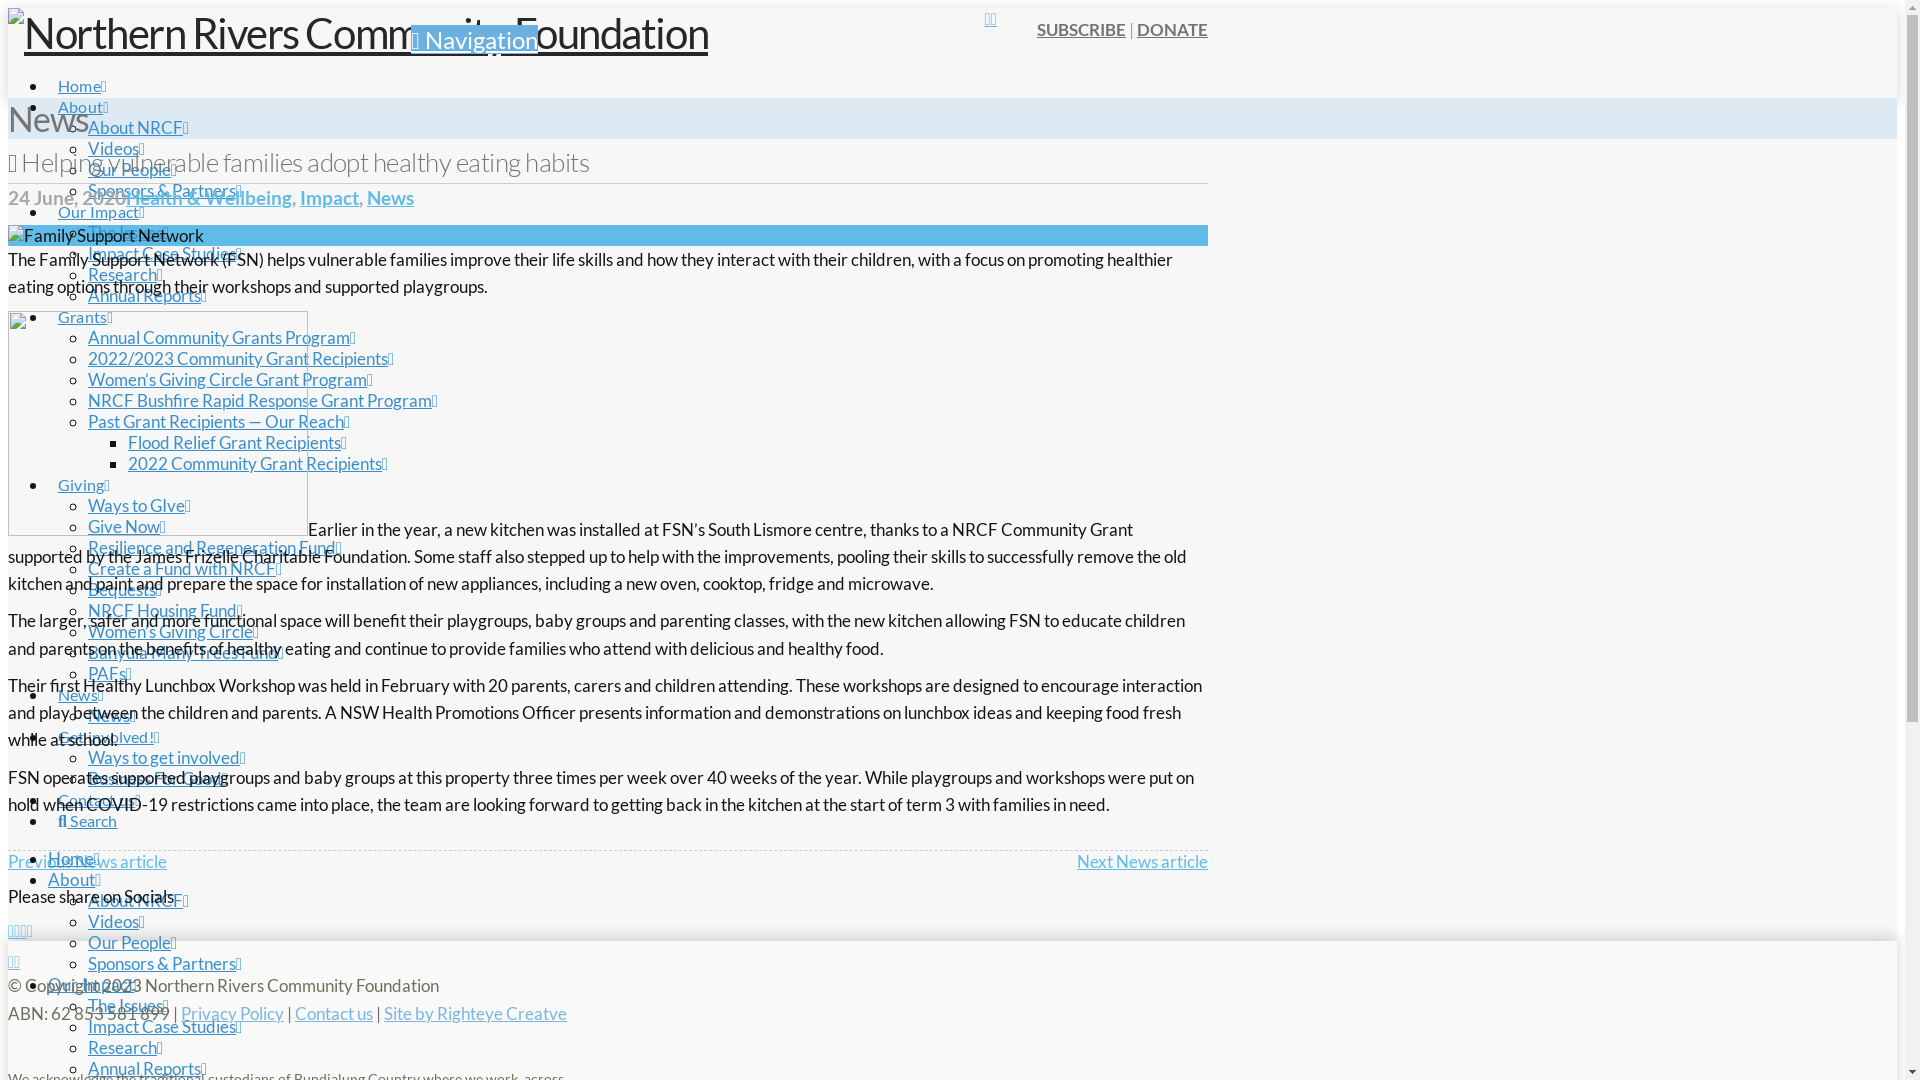 This screenshot has height=1080, width=1920. Describe the element at coordinates (93, 983) in the screenshot. I see `'Our Impact'` at that location.